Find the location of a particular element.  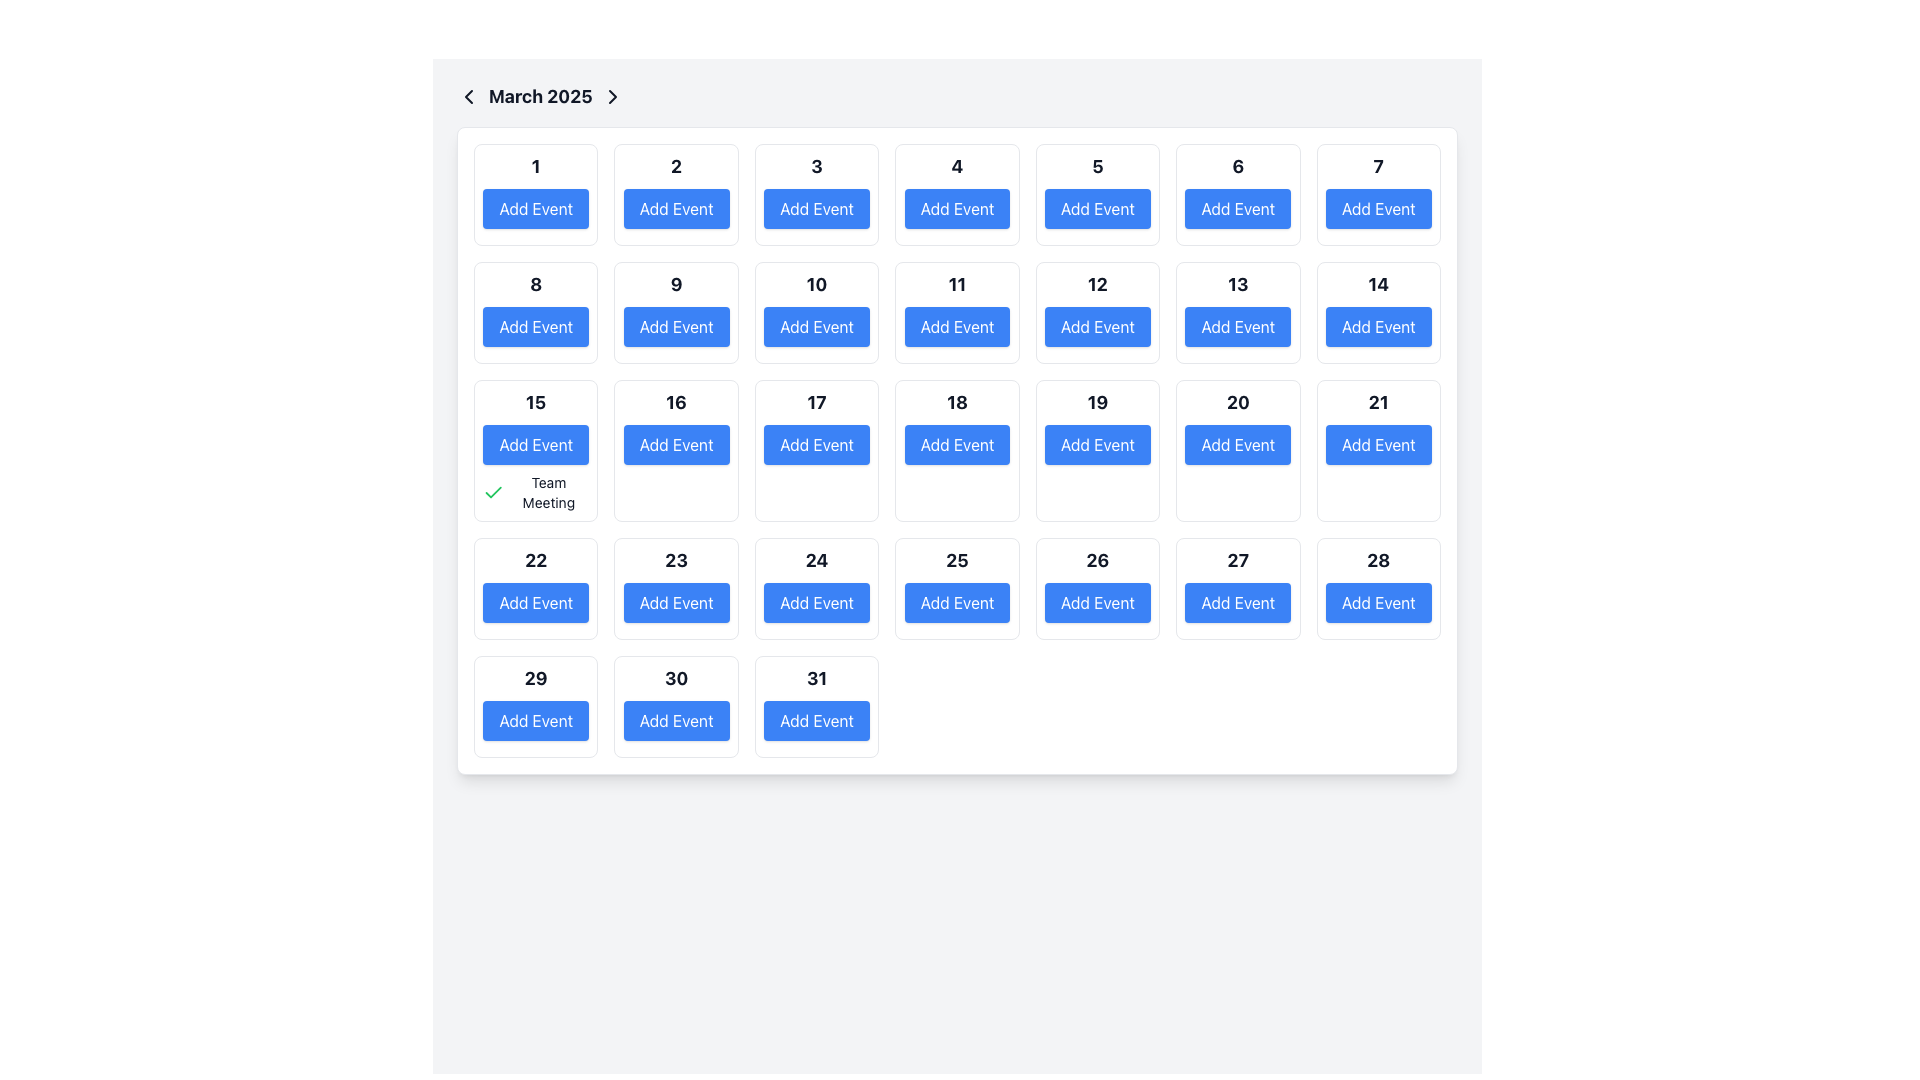

the static text indicating the calendar date for March 18, located in the grid layout representing calendar dates, above the 'Add Event' button is located at coordinates (956, 402).